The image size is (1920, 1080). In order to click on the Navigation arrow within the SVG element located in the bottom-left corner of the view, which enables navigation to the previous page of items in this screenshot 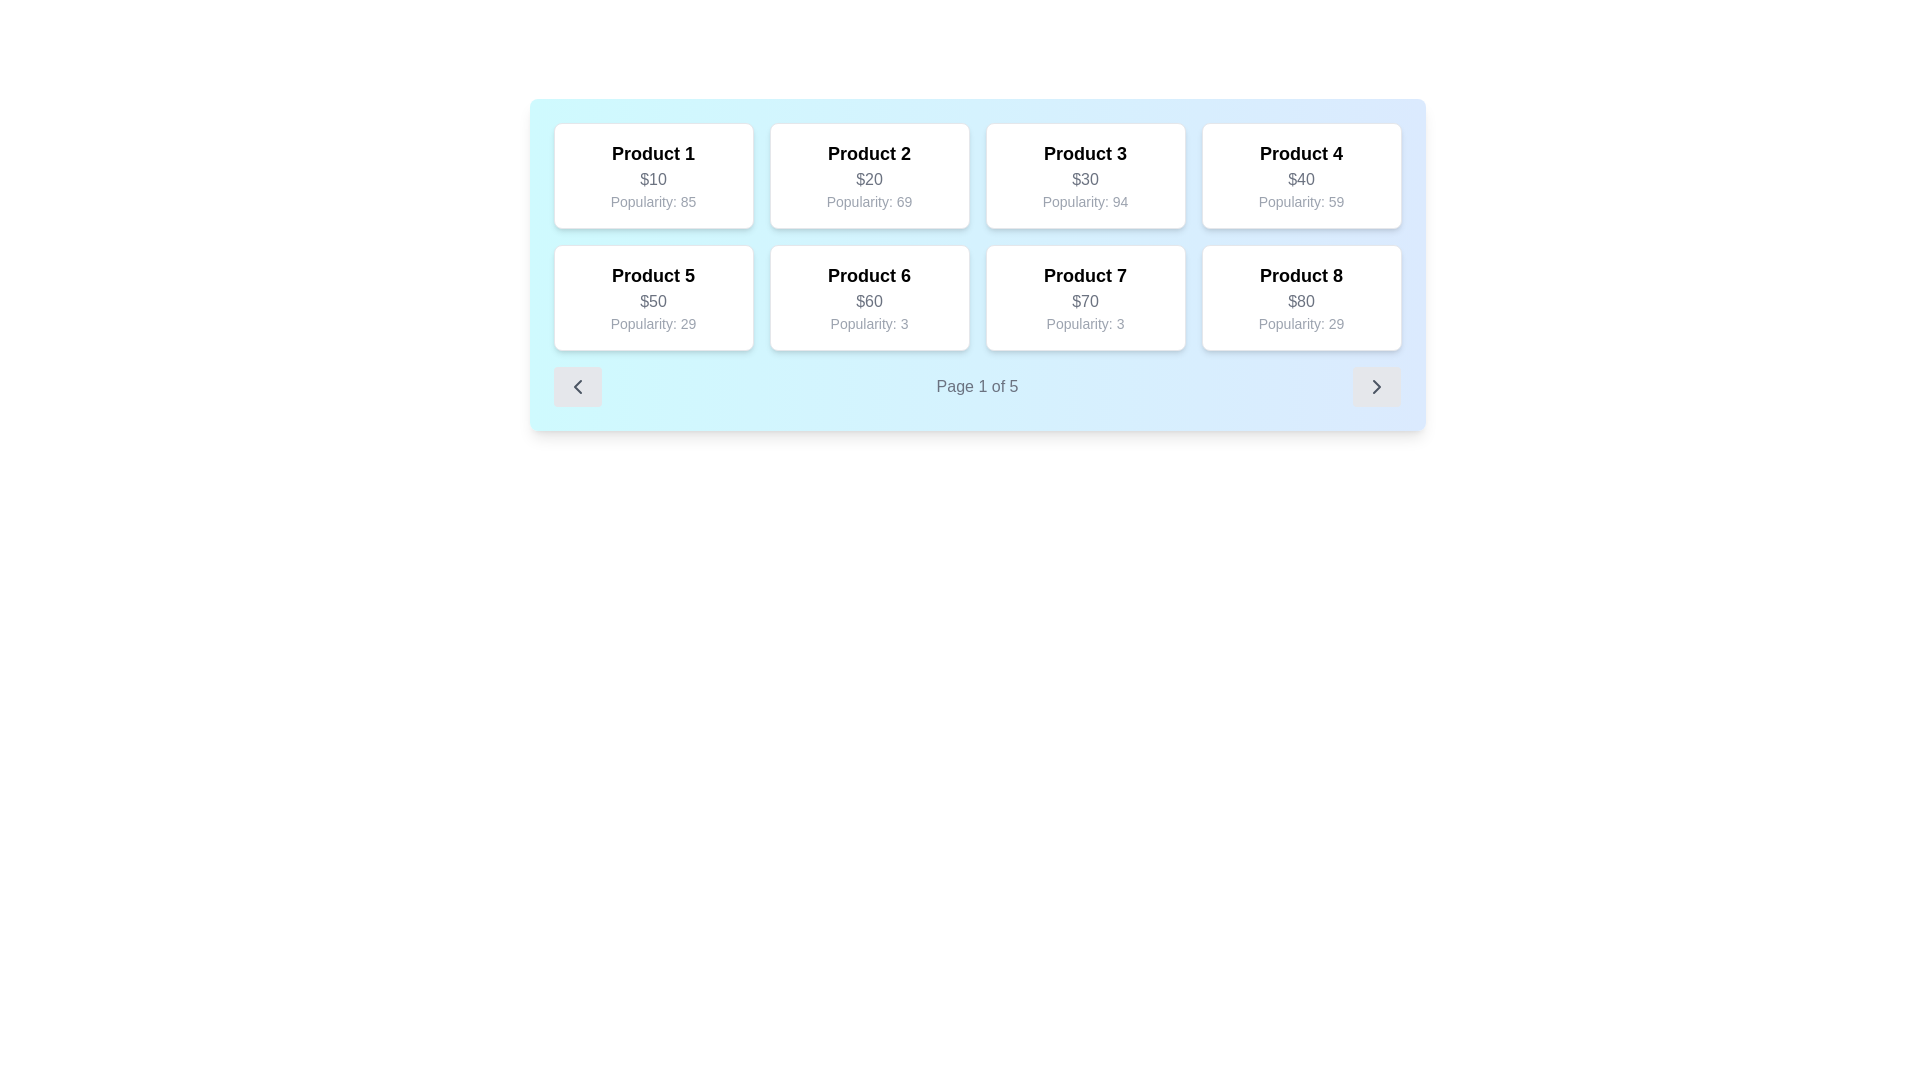, I will do `click(576, 386)`.